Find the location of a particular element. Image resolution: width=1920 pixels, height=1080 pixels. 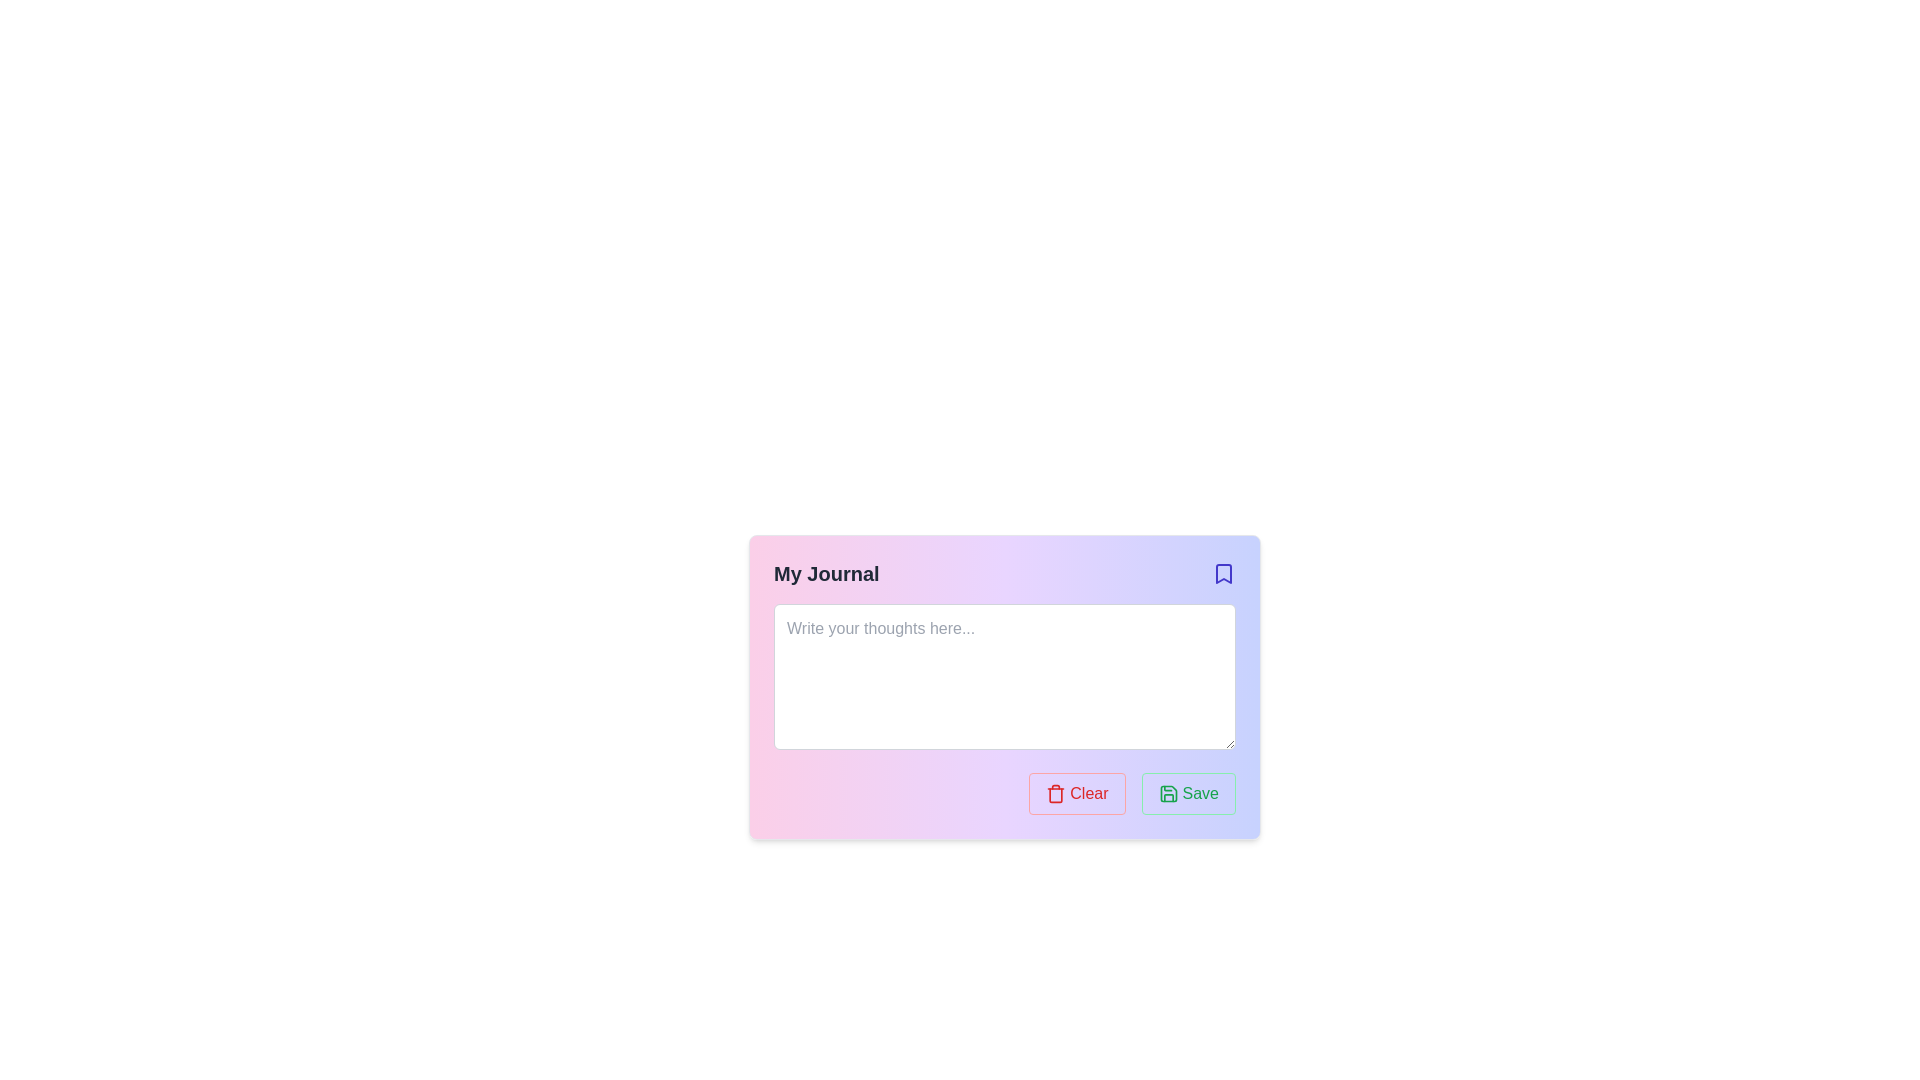

the 'Clear' button located beneath the 'My Journal' text input field is located at coordinates (1088, 793).